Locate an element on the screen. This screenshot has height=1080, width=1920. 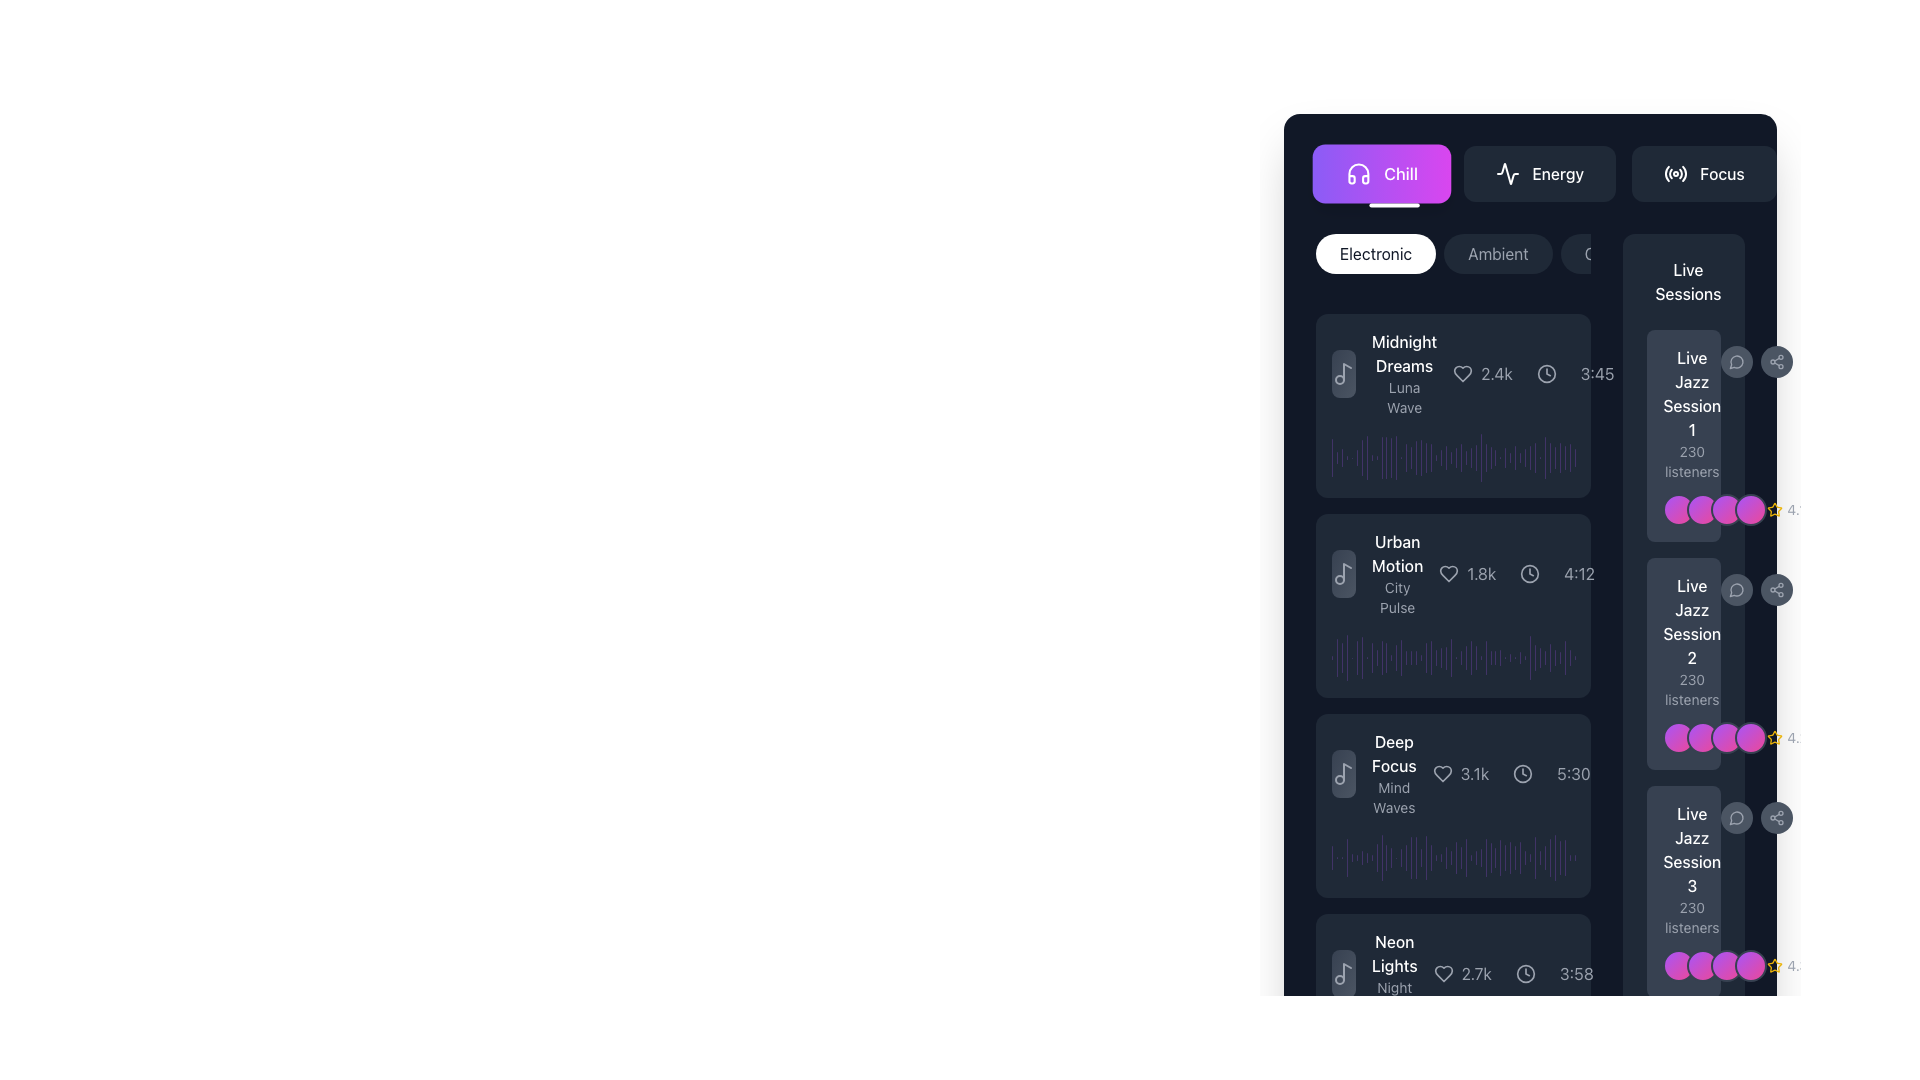
the static label with icon displaying the rating for 'Live Jazz Session 1' located at the bottom-right corner of the panel is located at coordinates (1786, 508).